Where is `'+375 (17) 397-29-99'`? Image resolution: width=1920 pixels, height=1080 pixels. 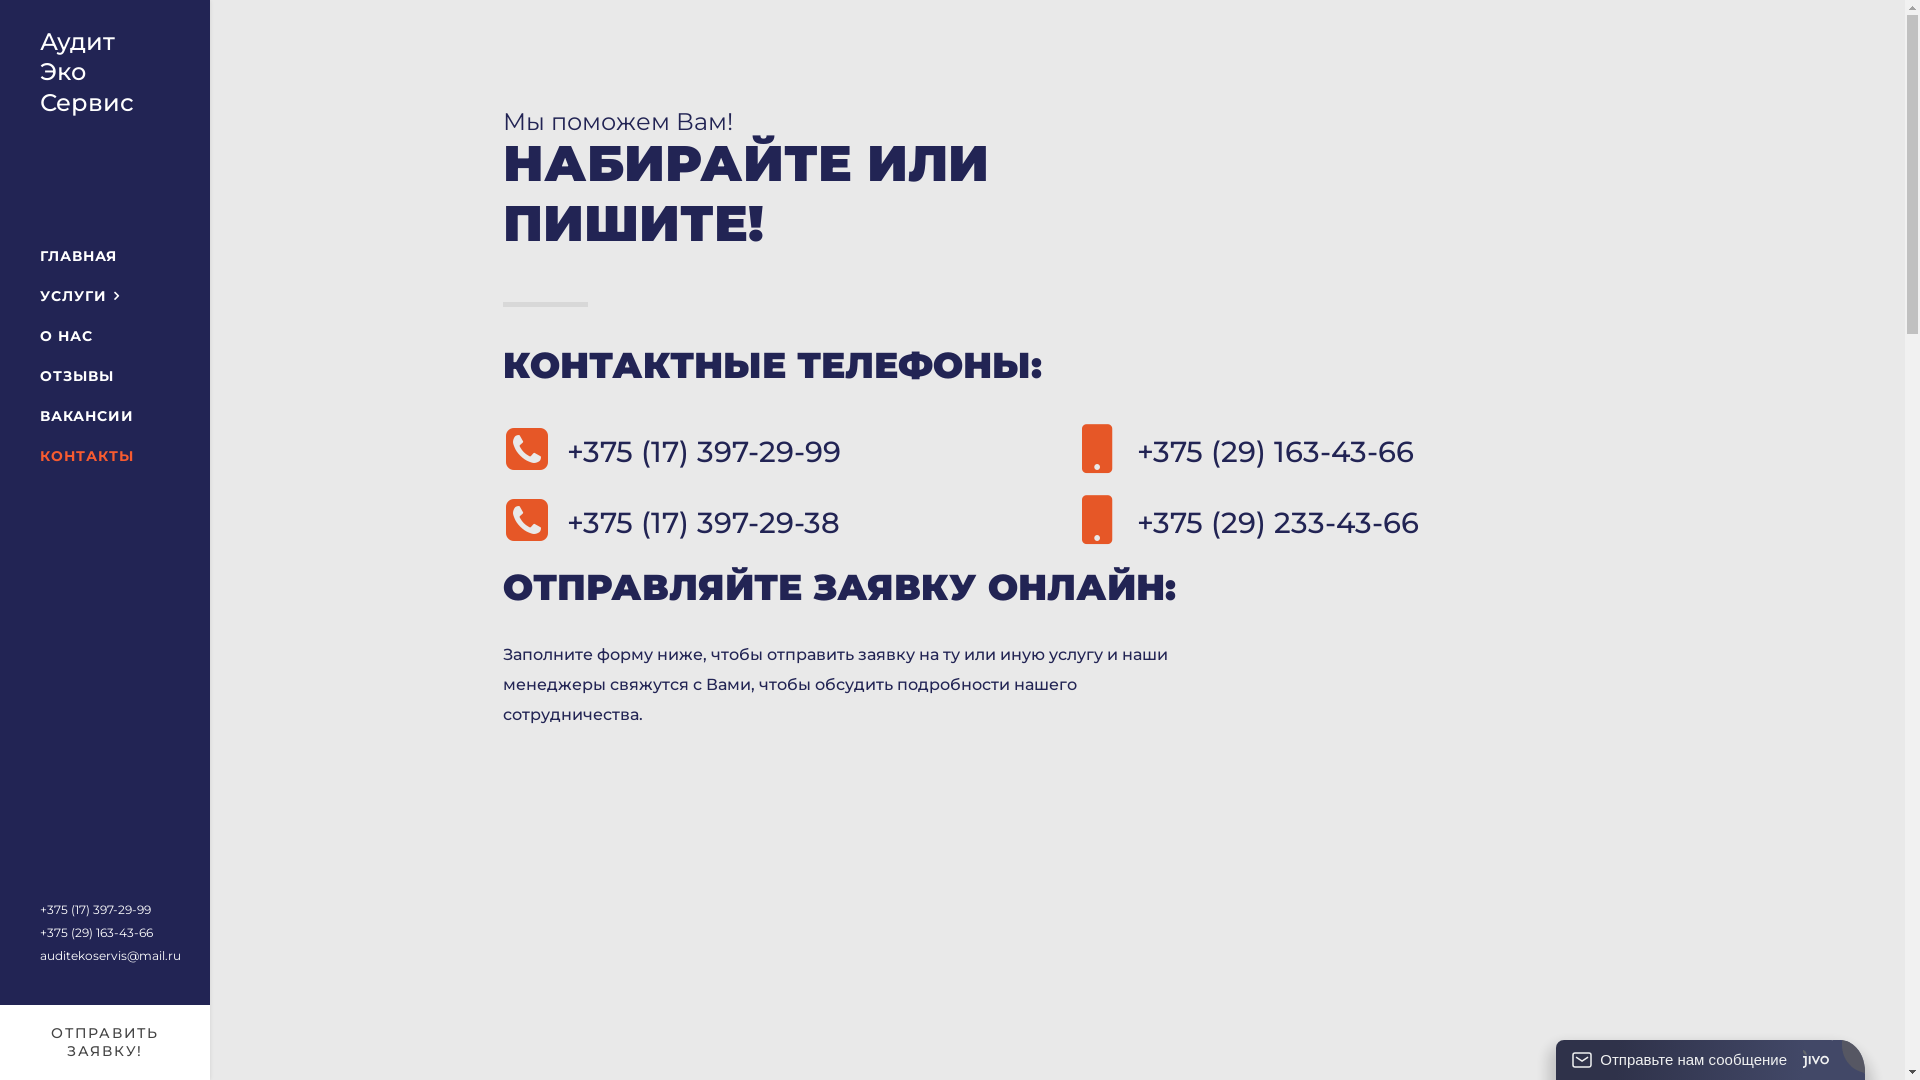
'+375 (17) 397-29-99' is located at coordinates (94, 909).